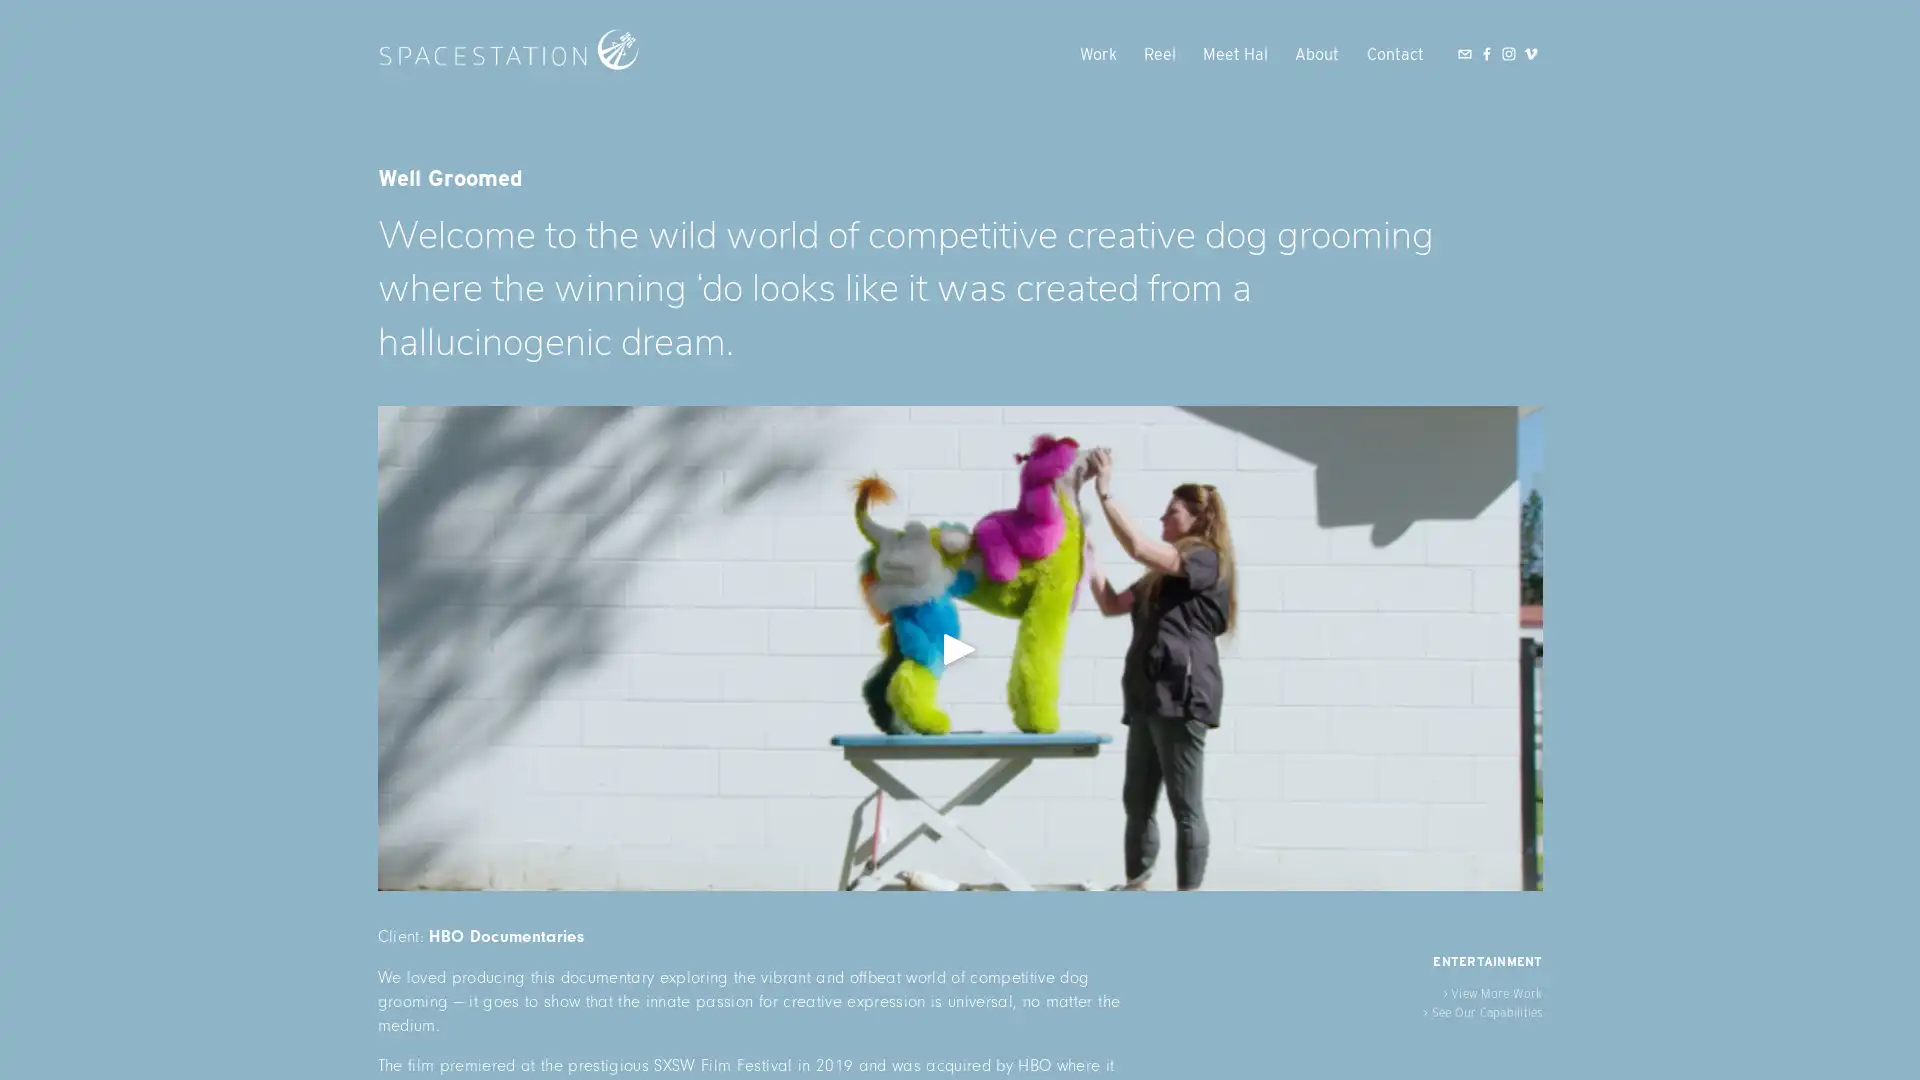  Describe the element at coordinates (958, 648) in the screenshot. I see `View fullsize` at that location.